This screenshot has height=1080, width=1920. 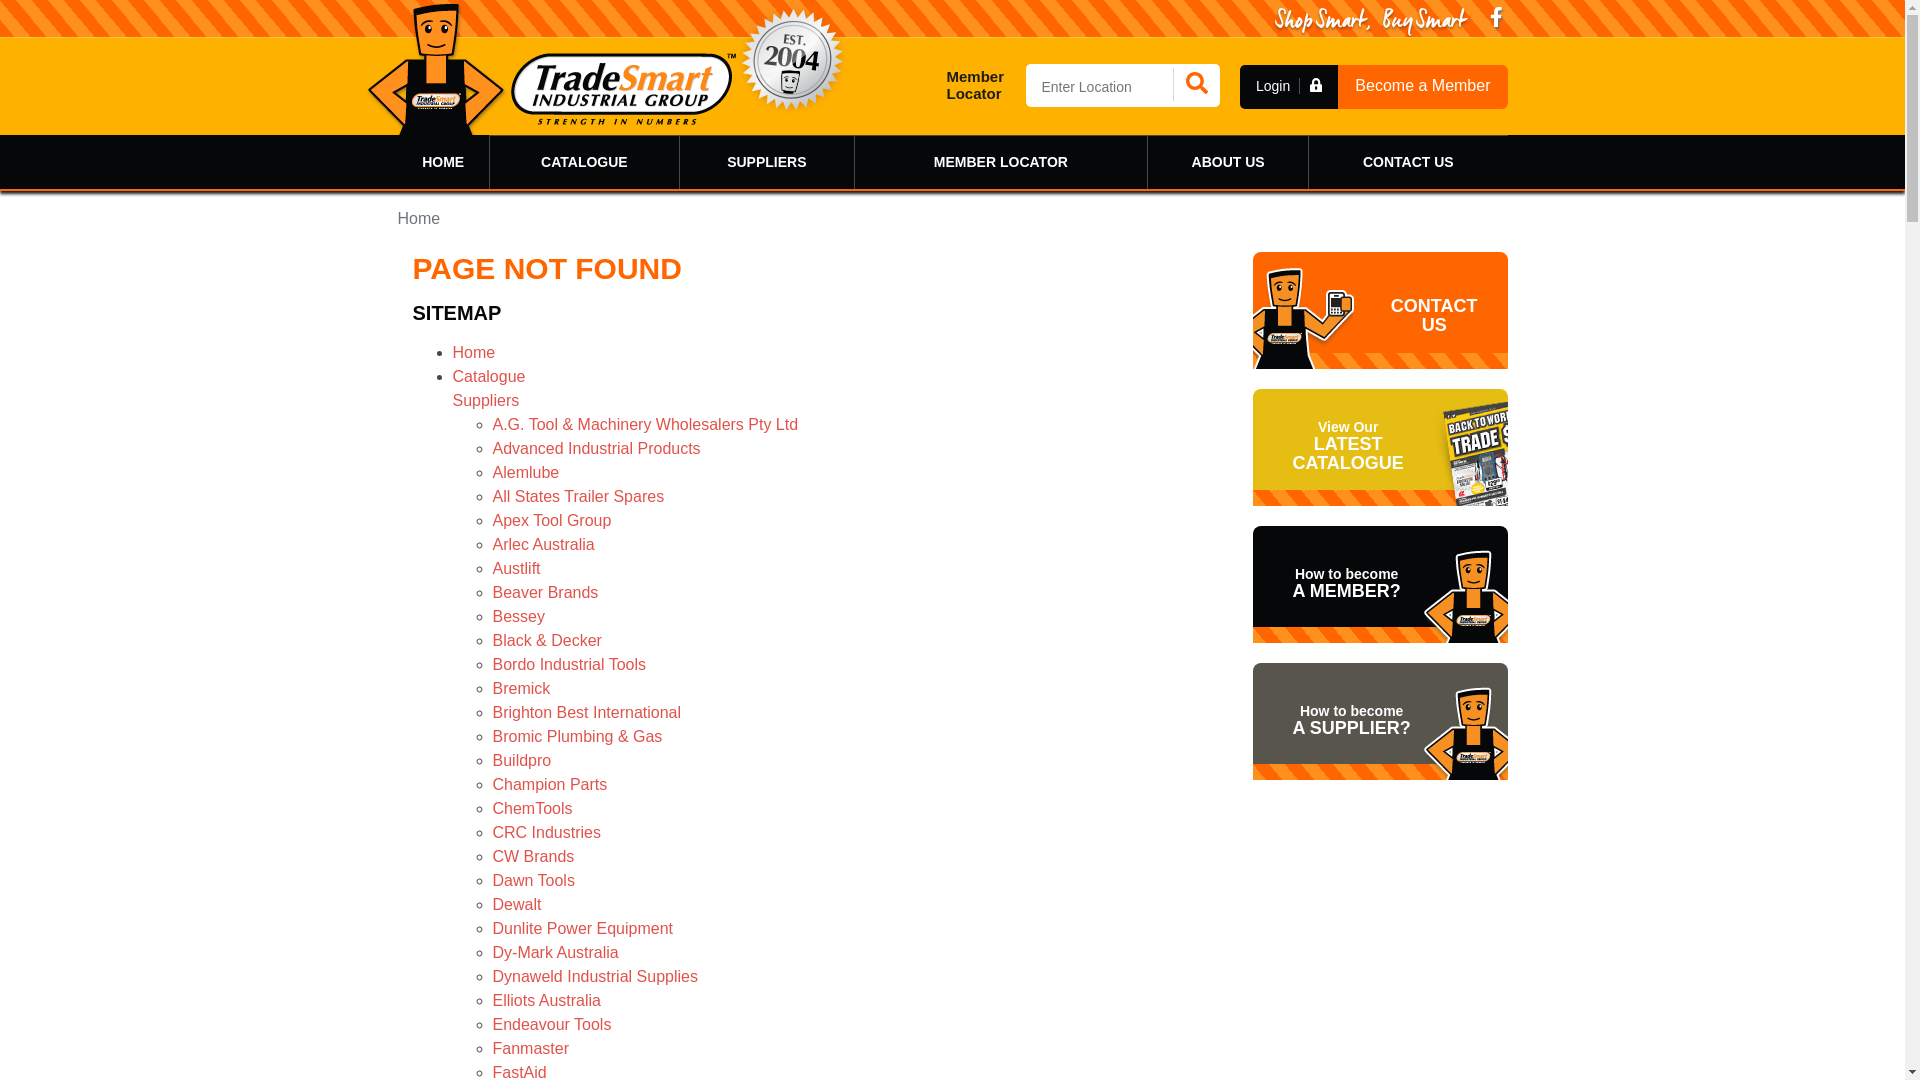 I want to click on 'Black & Decker', so click(x=491, y=640).